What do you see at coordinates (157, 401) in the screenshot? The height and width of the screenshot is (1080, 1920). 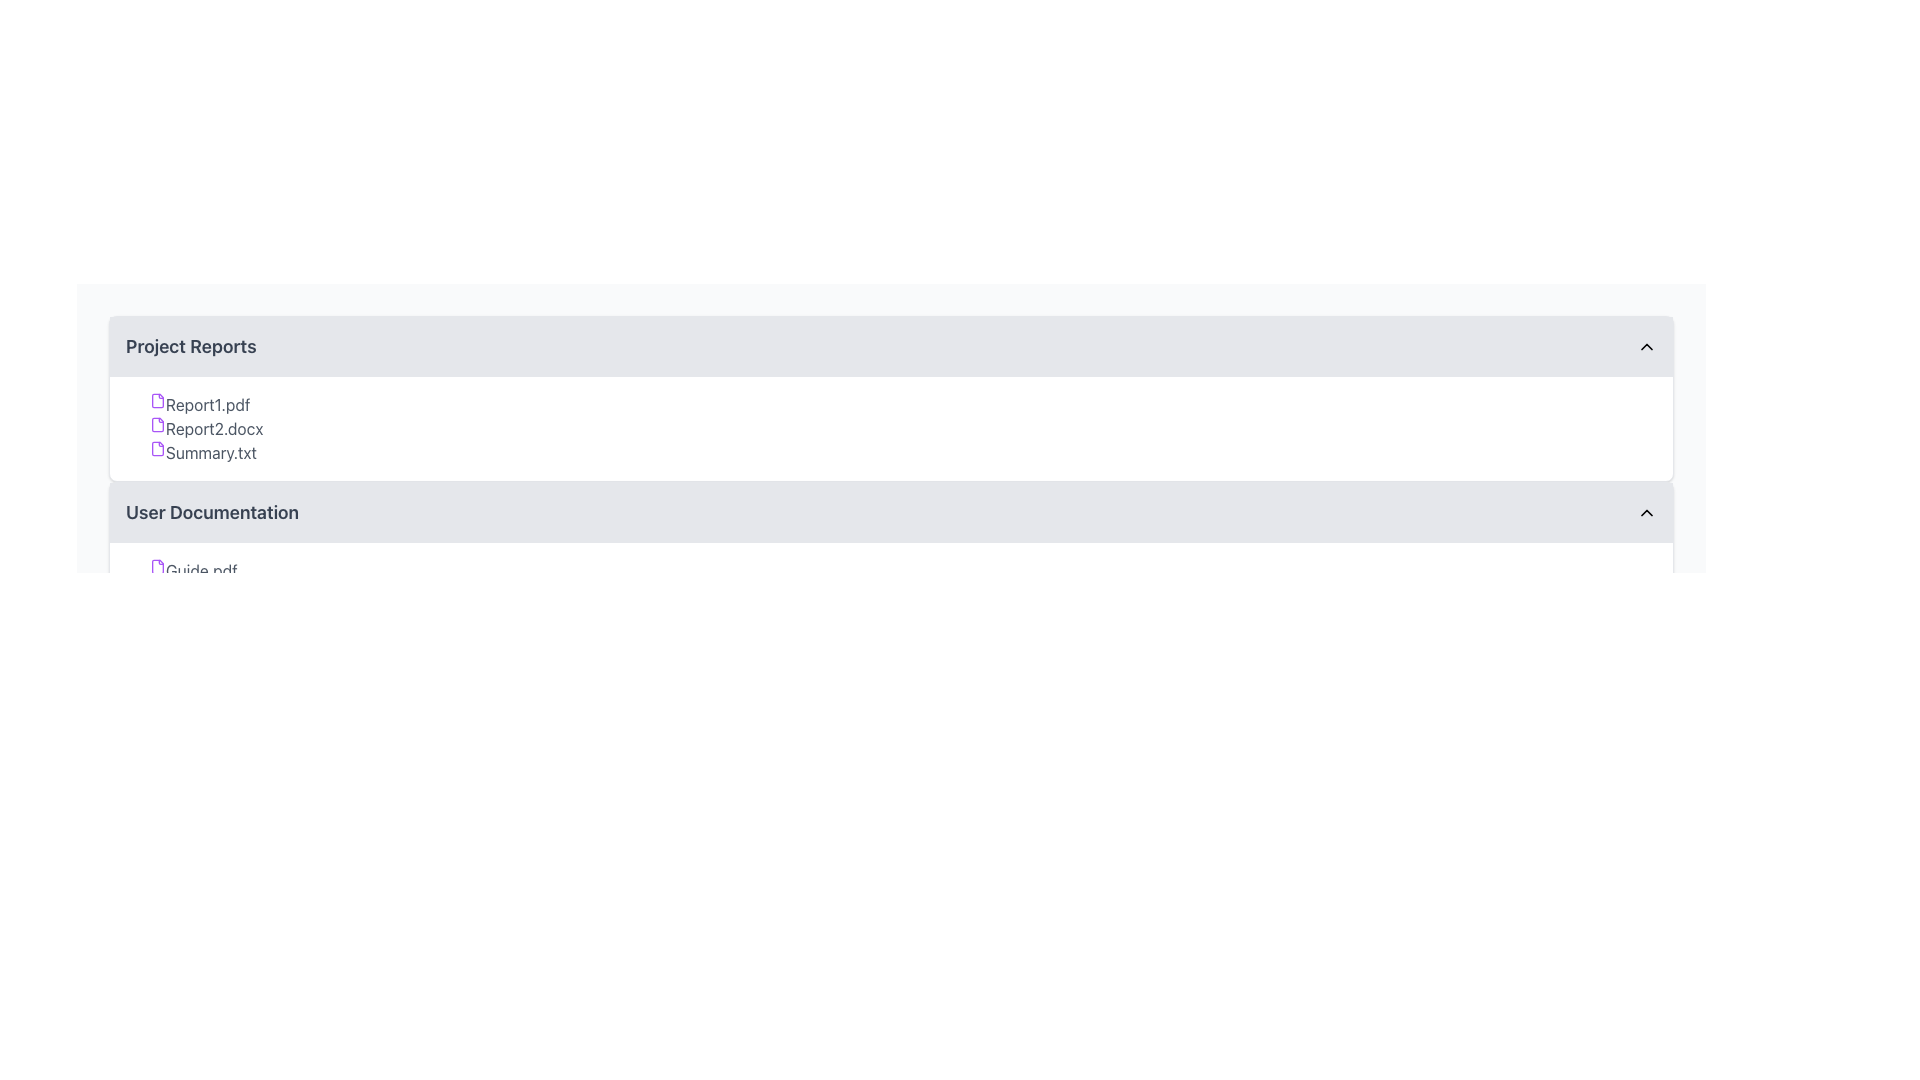 I see `the file icon representing 'Report1.pdf' located under the 'Project Reports' section` at bounding box center [157, 401].